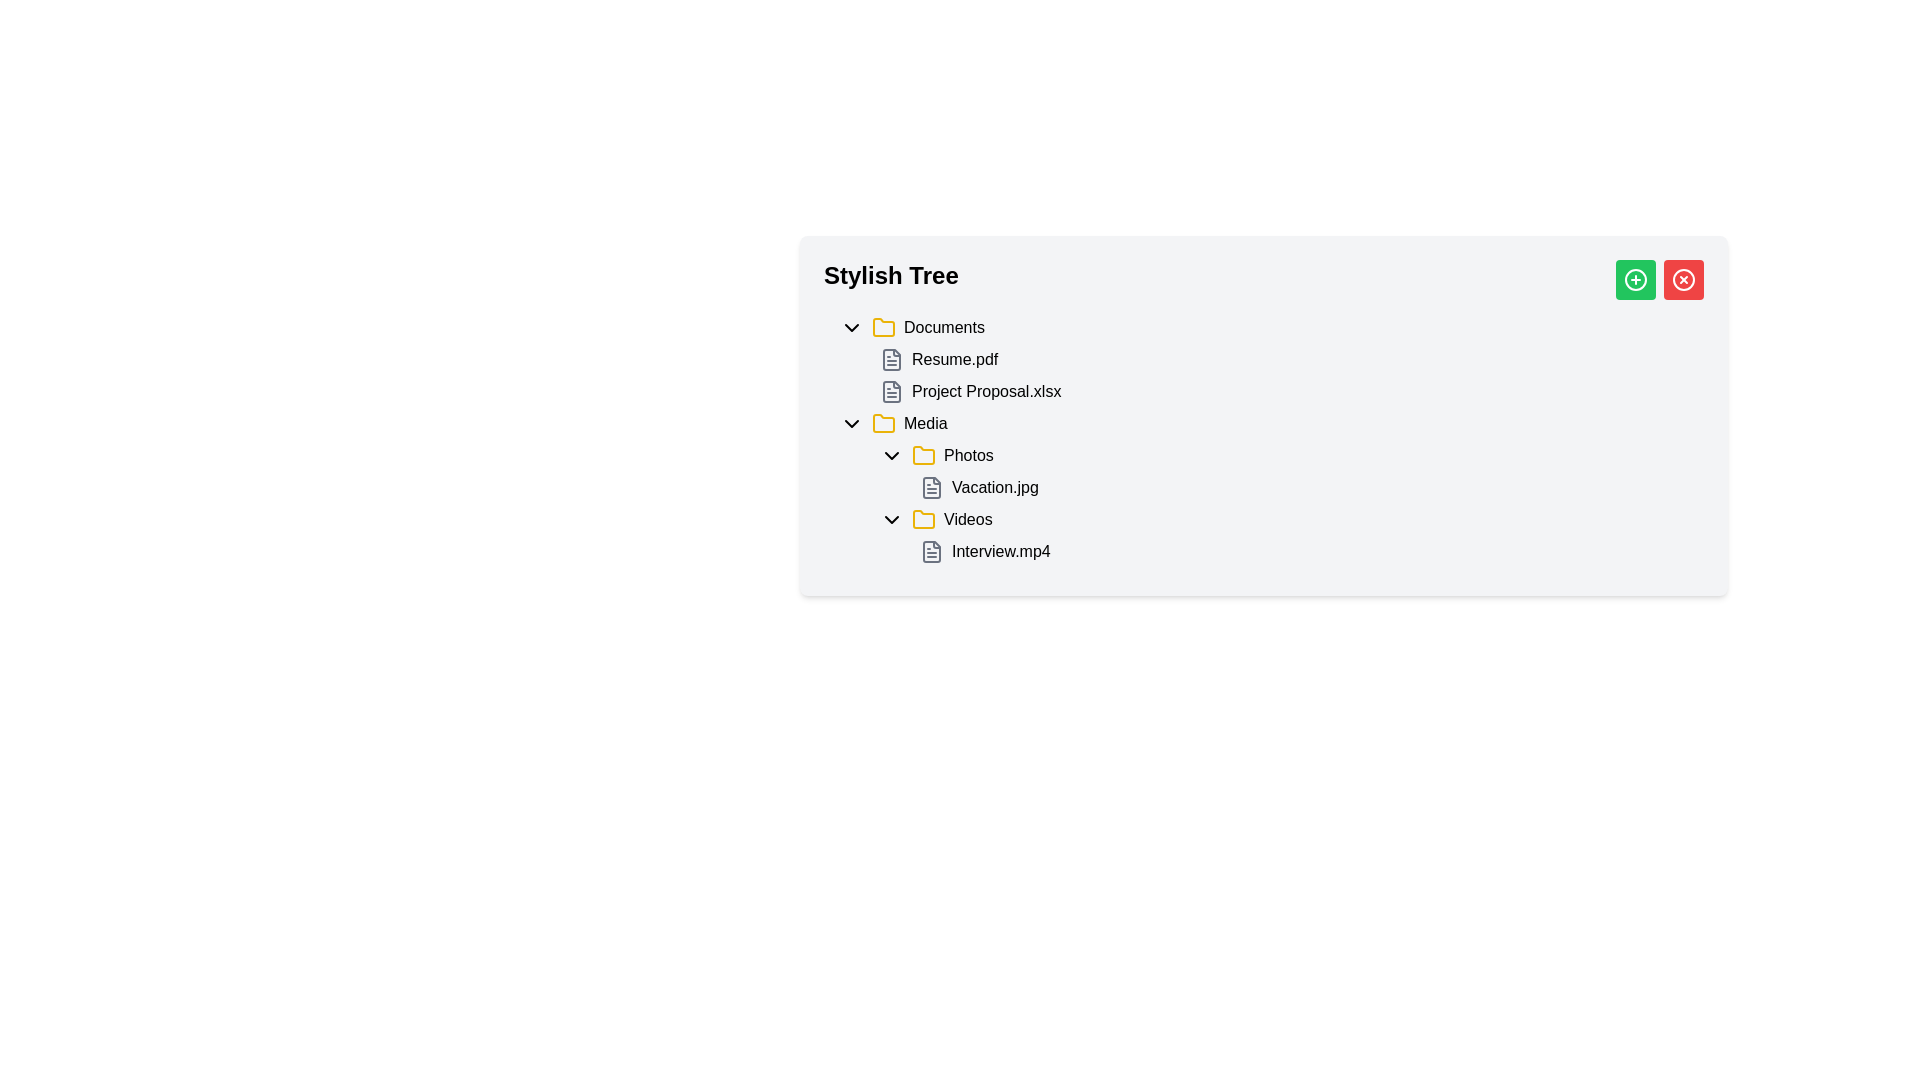 The height and width of the screenshot is (1080, 1920). Describe the element at coordinates (930, 551) in the screenshot. I see `the document icon representing the file item 'Interview.mp4'` at that location.